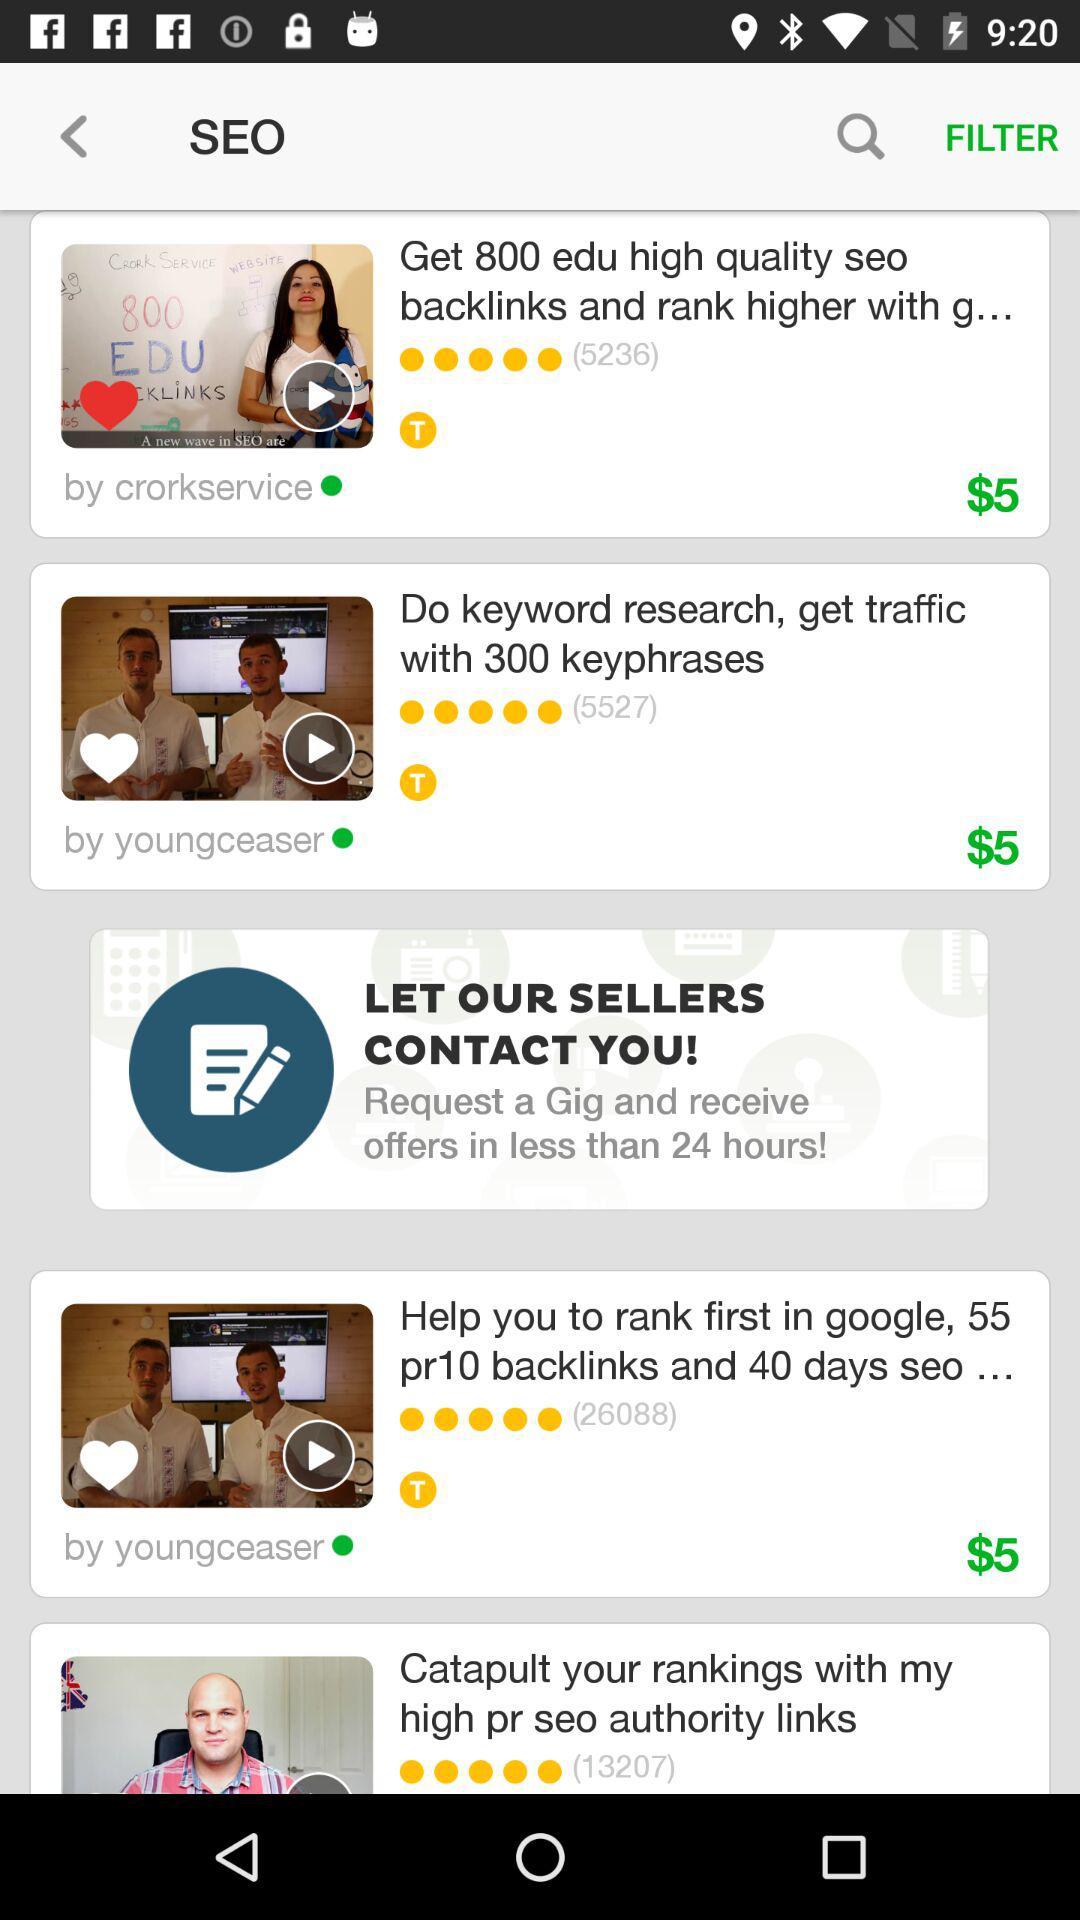 This screenshot has height=1920, width=1080. What do you see at coordinates (318, 1454) in the screenshot?
I see `play icon in the third thumbnail` at bounding box center [318, 1454].